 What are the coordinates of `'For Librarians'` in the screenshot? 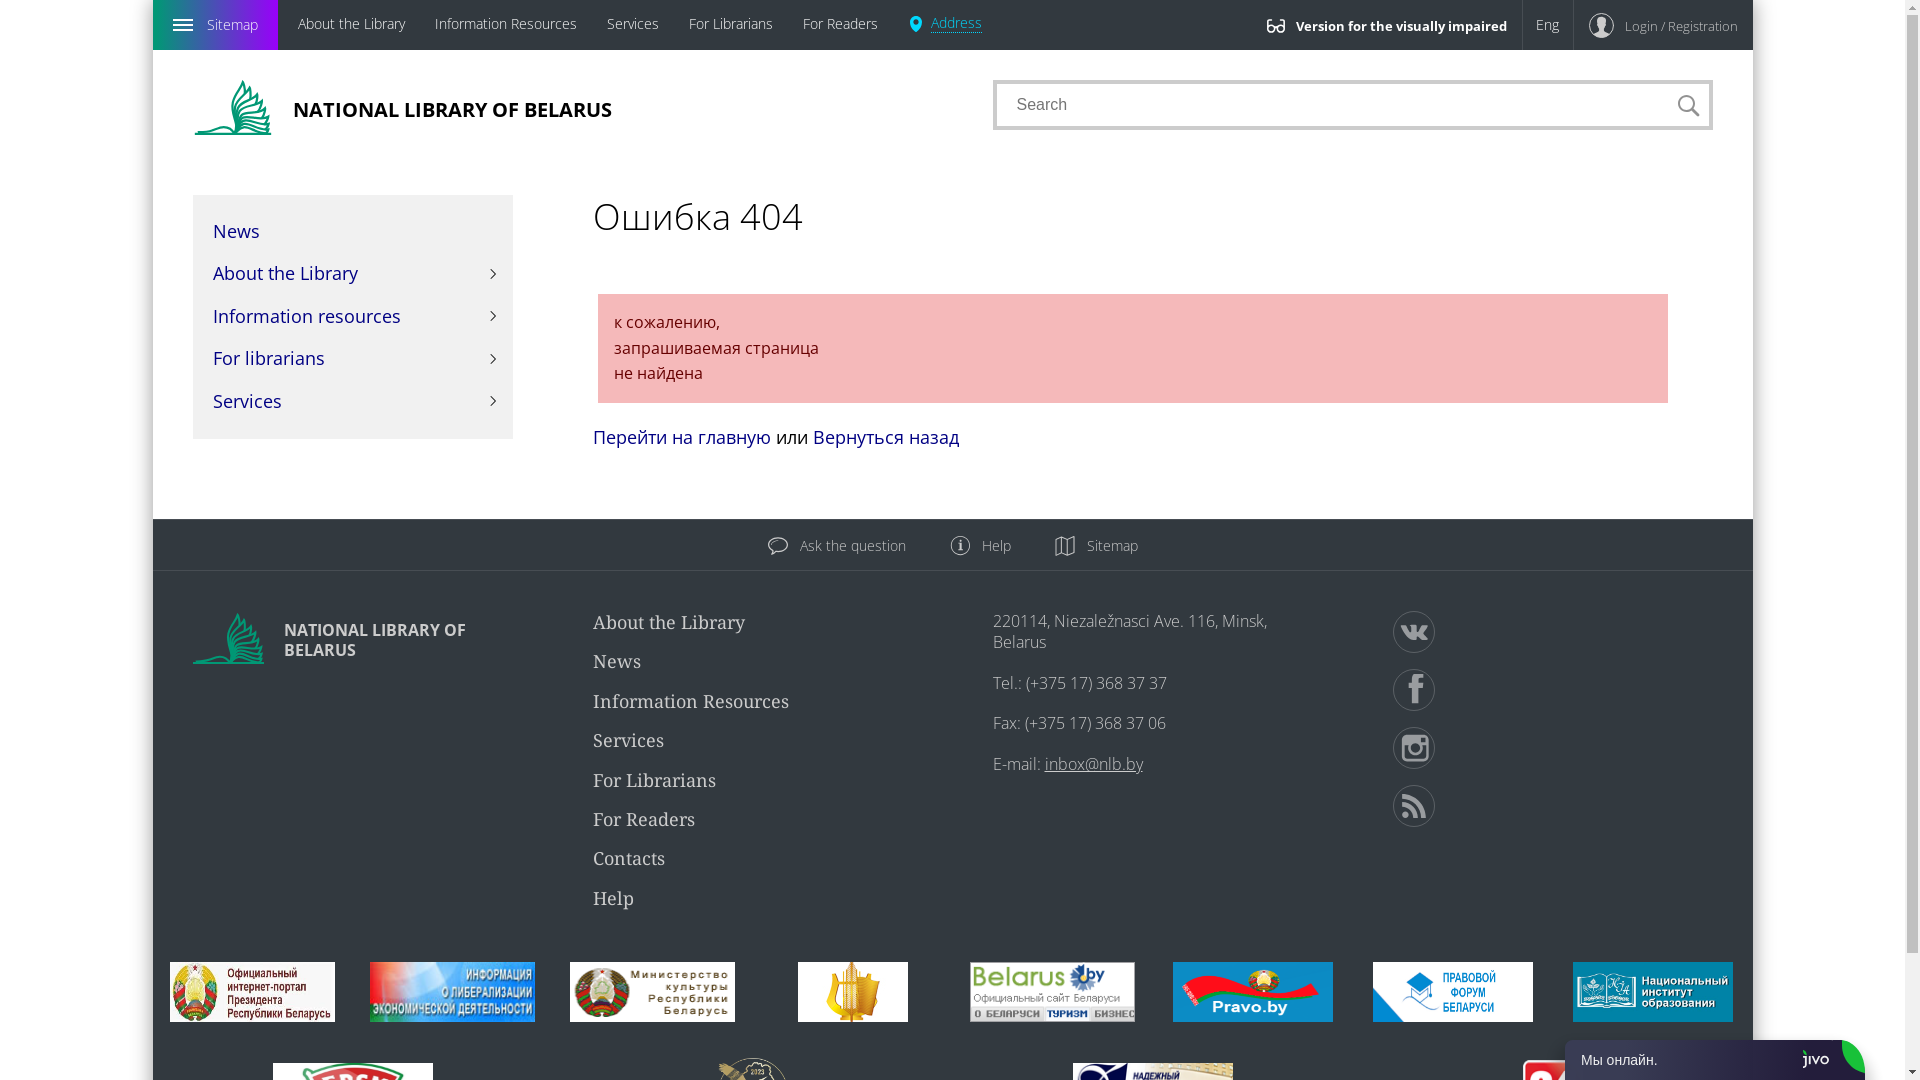 It's located at (728, 24).